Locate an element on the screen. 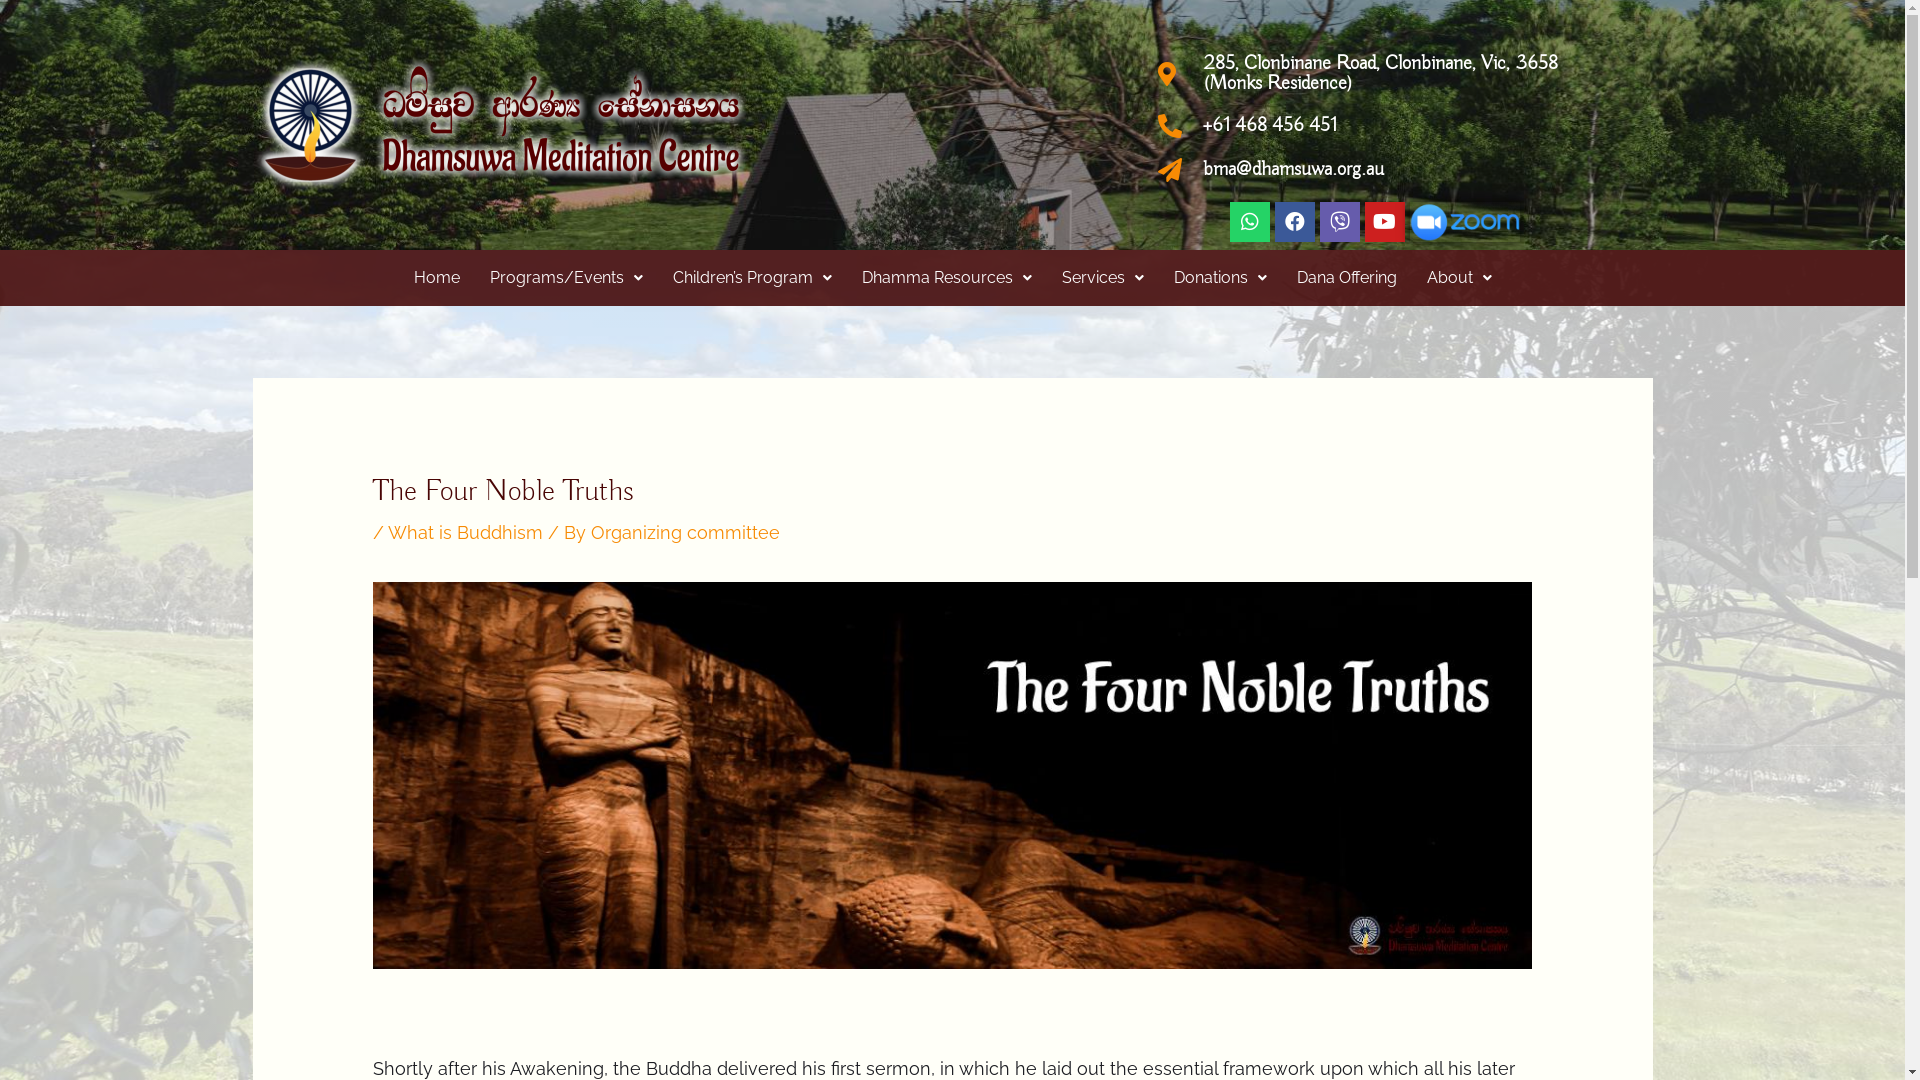 The image size is (1920, 1080). 'Facebook' is located at coordinates (1295, 222).